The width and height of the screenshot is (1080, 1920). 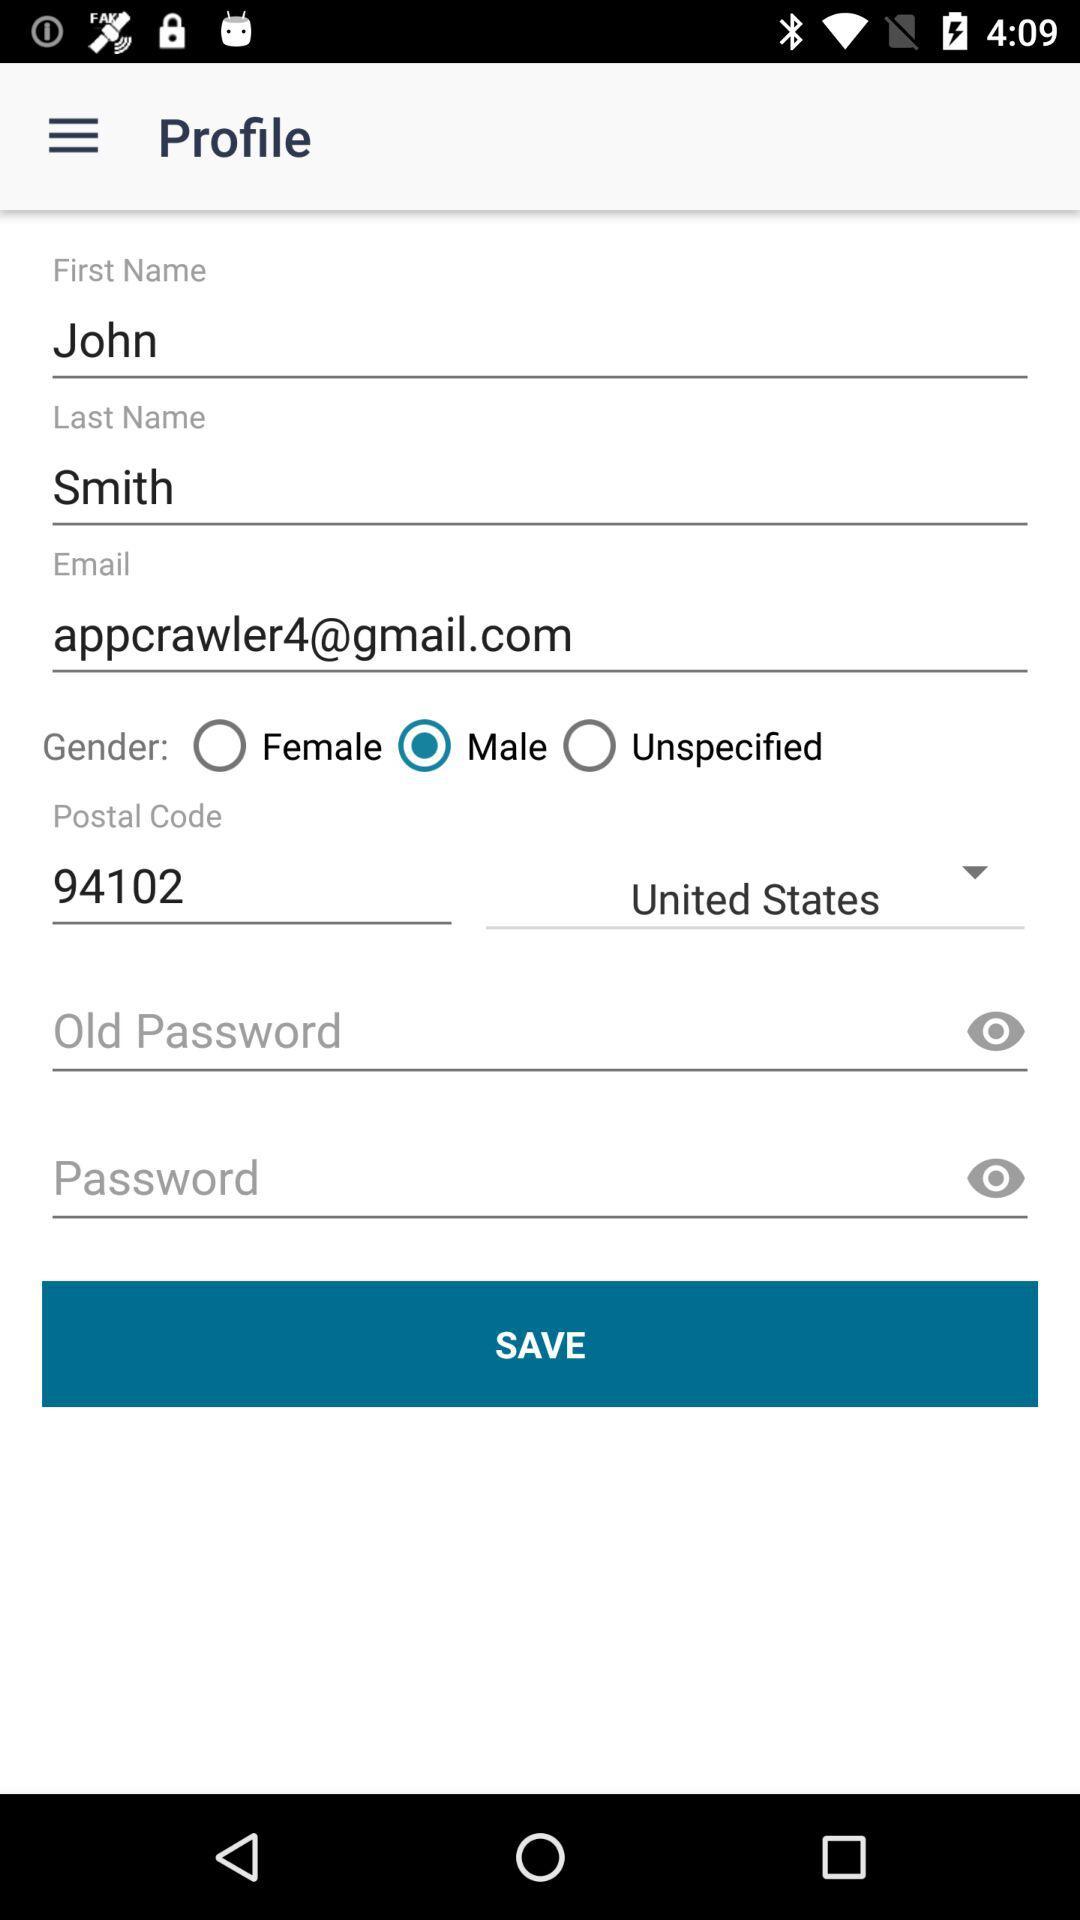 I want to click on the item next to gender:, so click(x=280, y=744).